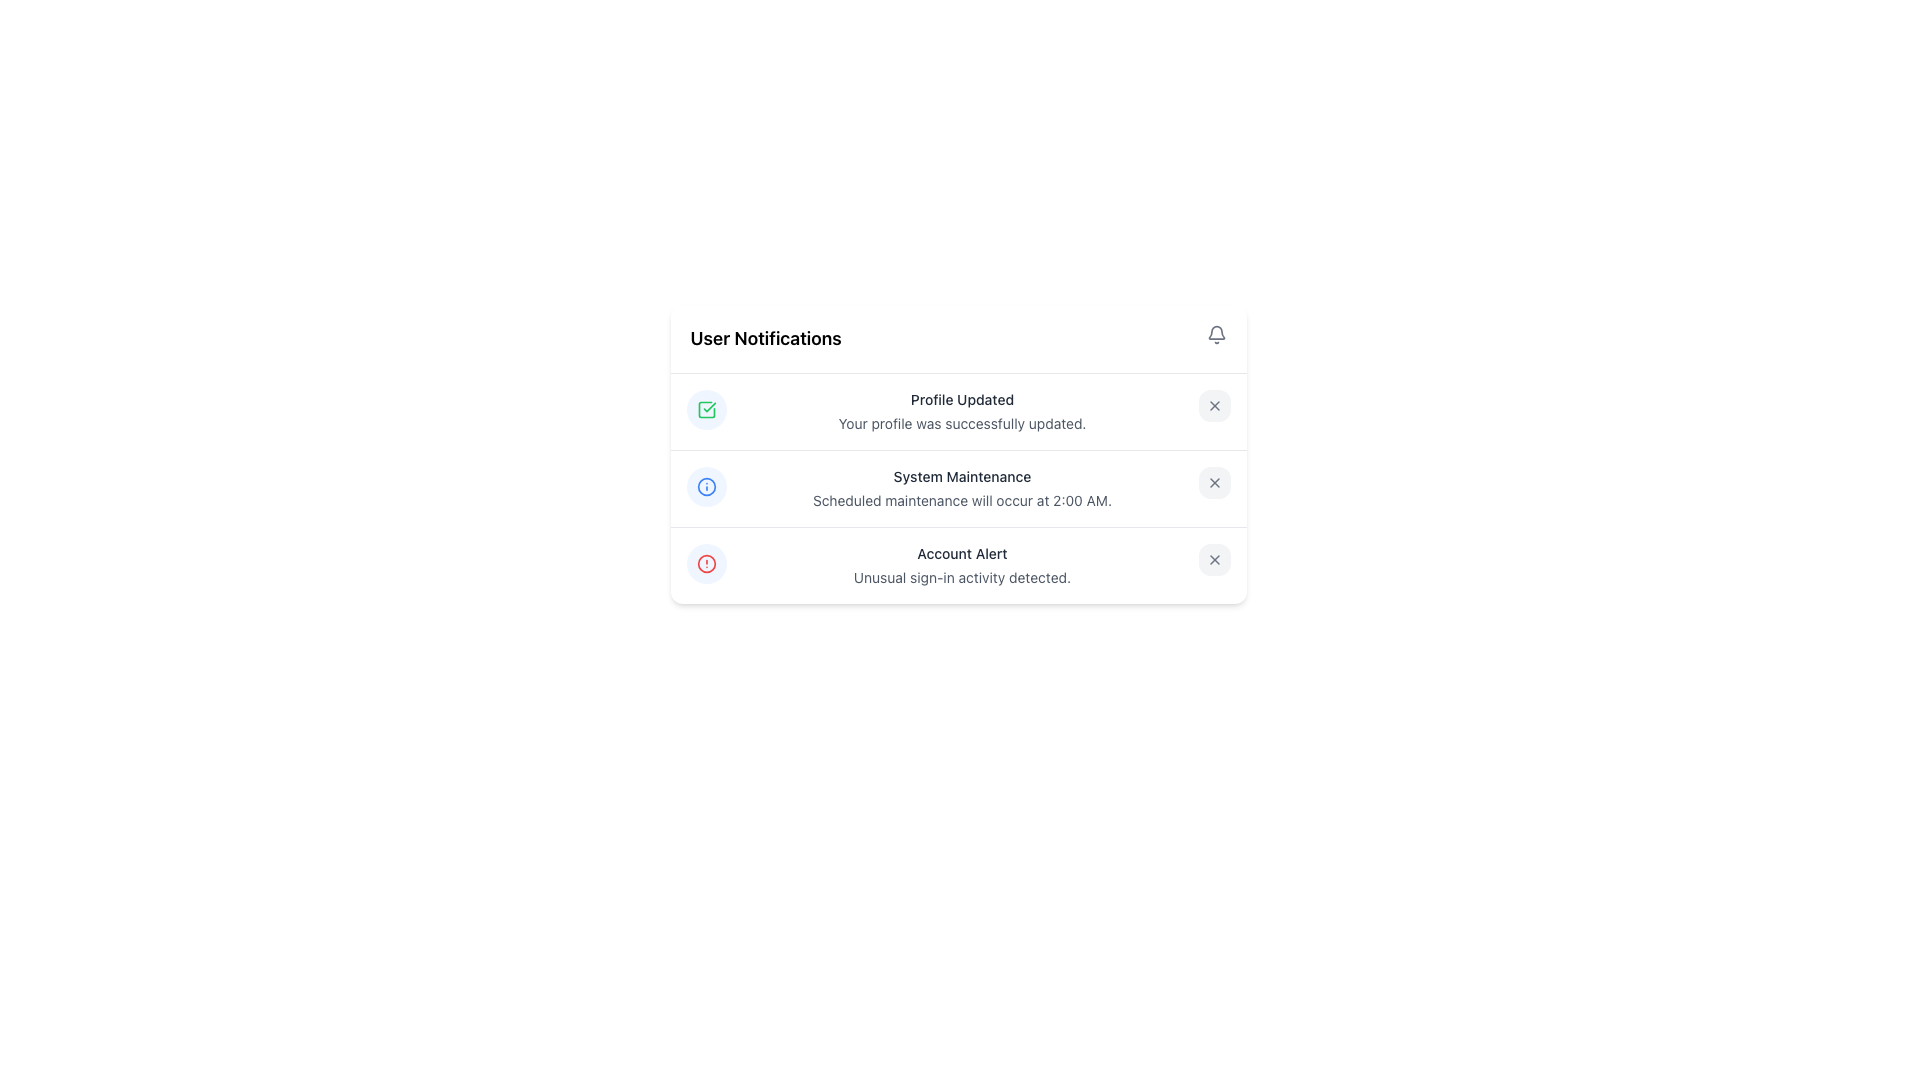 The height and width of the screenshot is (1080, 1920). Describe the element at coordinates (1213, 482) in the screenshot. I see `the dismiss icon shaped like an 'X' located to the far-right side of the 'System Maintenance' notification` at that location.